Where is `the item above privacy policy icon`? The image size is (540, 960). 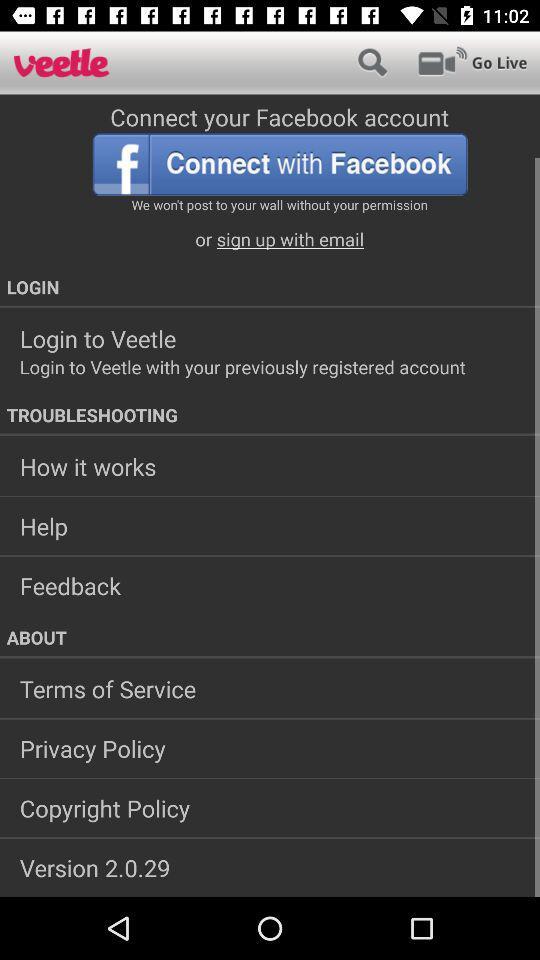 the item above privacy policy icon is located at coordinates (270, 689).